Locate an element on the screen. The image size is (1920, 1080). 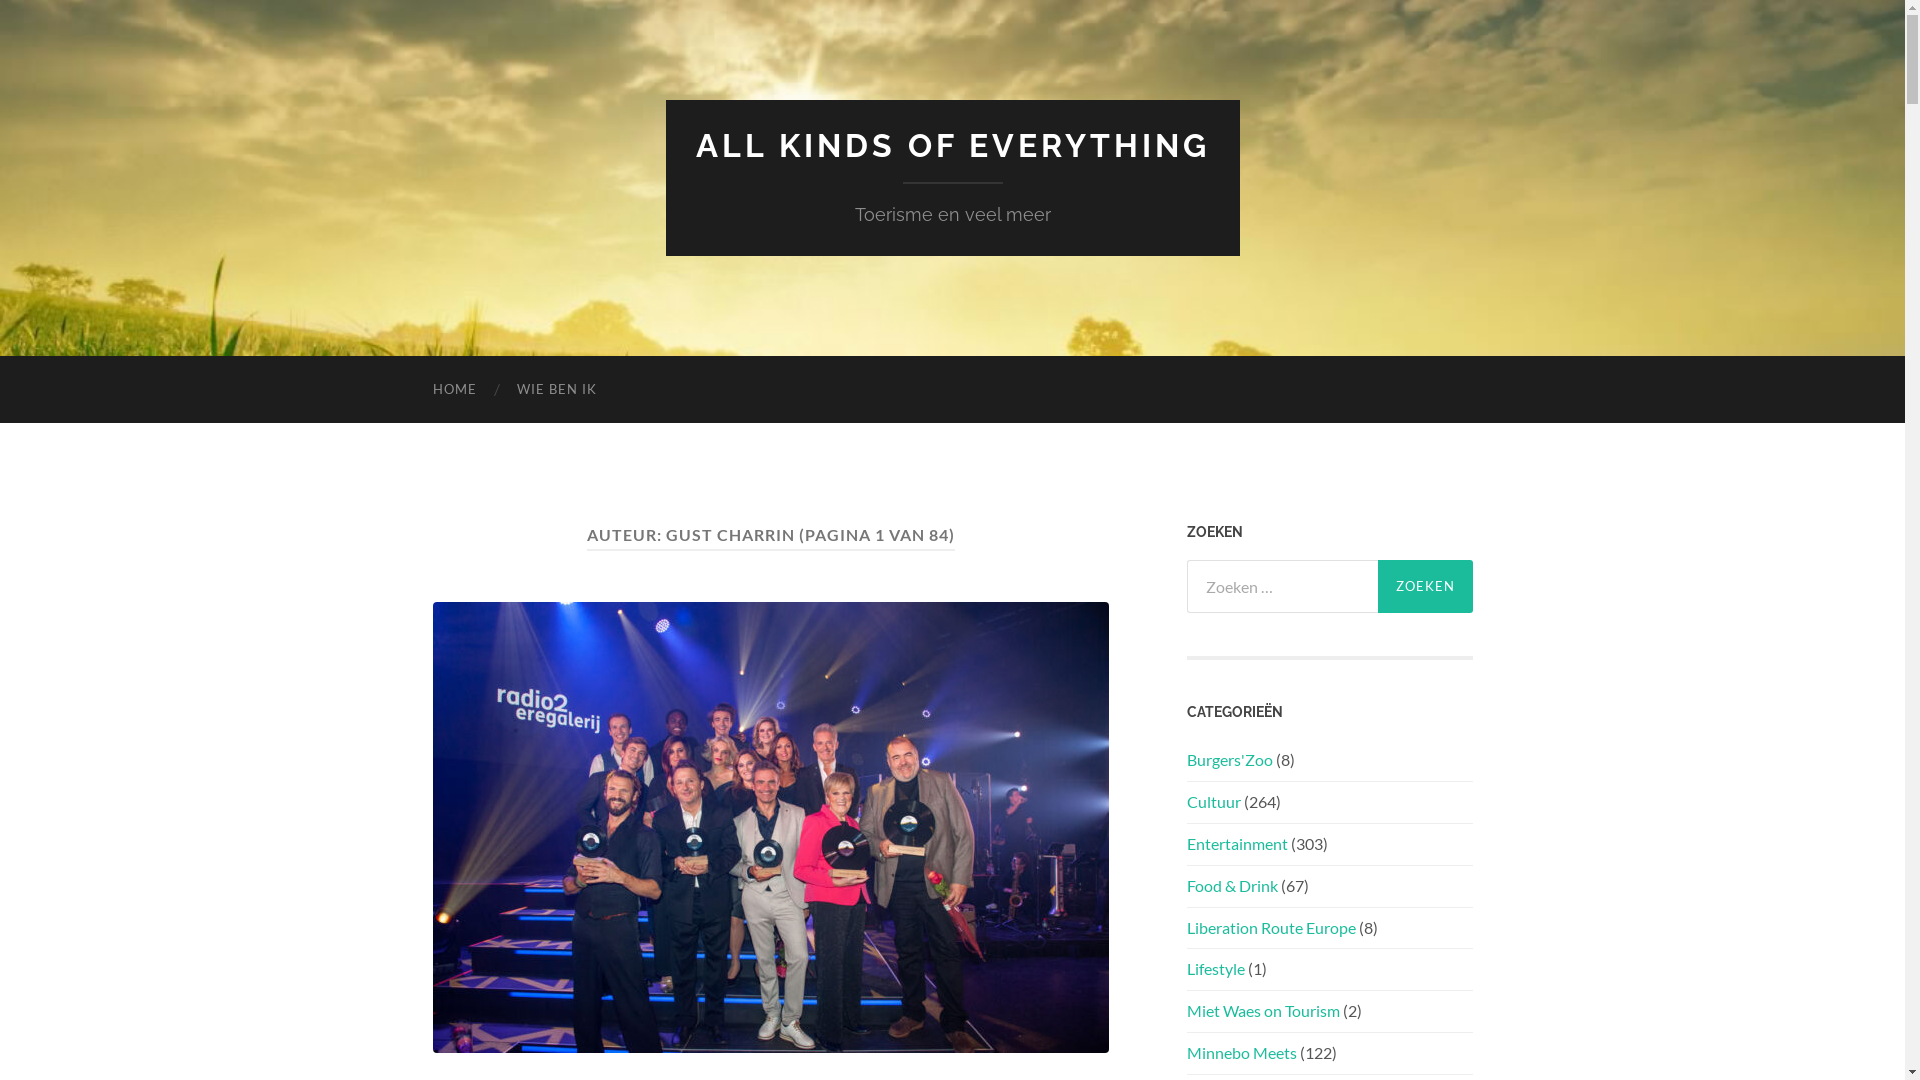
'Miet Waes on Tourism' is located at coordinates (1185, 1010).